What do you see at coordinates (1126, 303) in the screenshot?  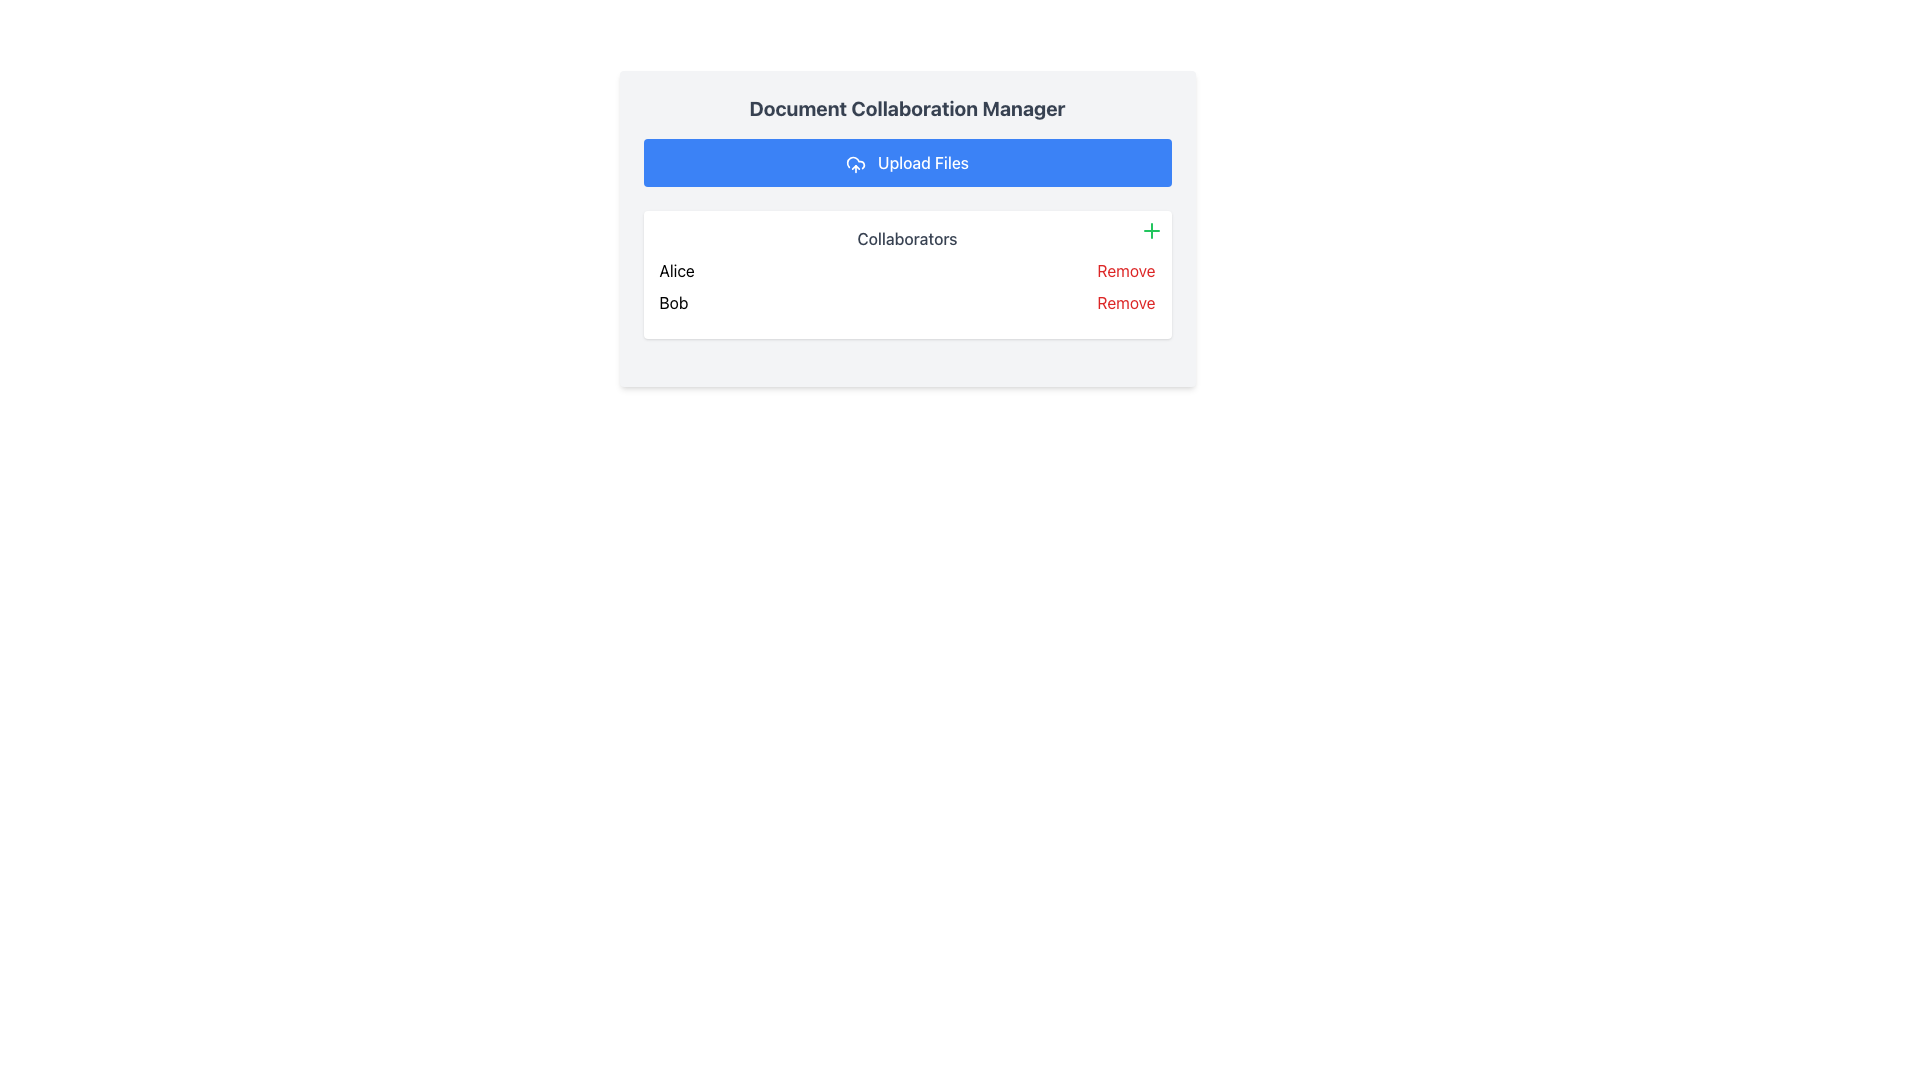 I see `the 'Remove' button located in the collaborator section next to the name 'Bob'` at bounding box center [1126, 303].